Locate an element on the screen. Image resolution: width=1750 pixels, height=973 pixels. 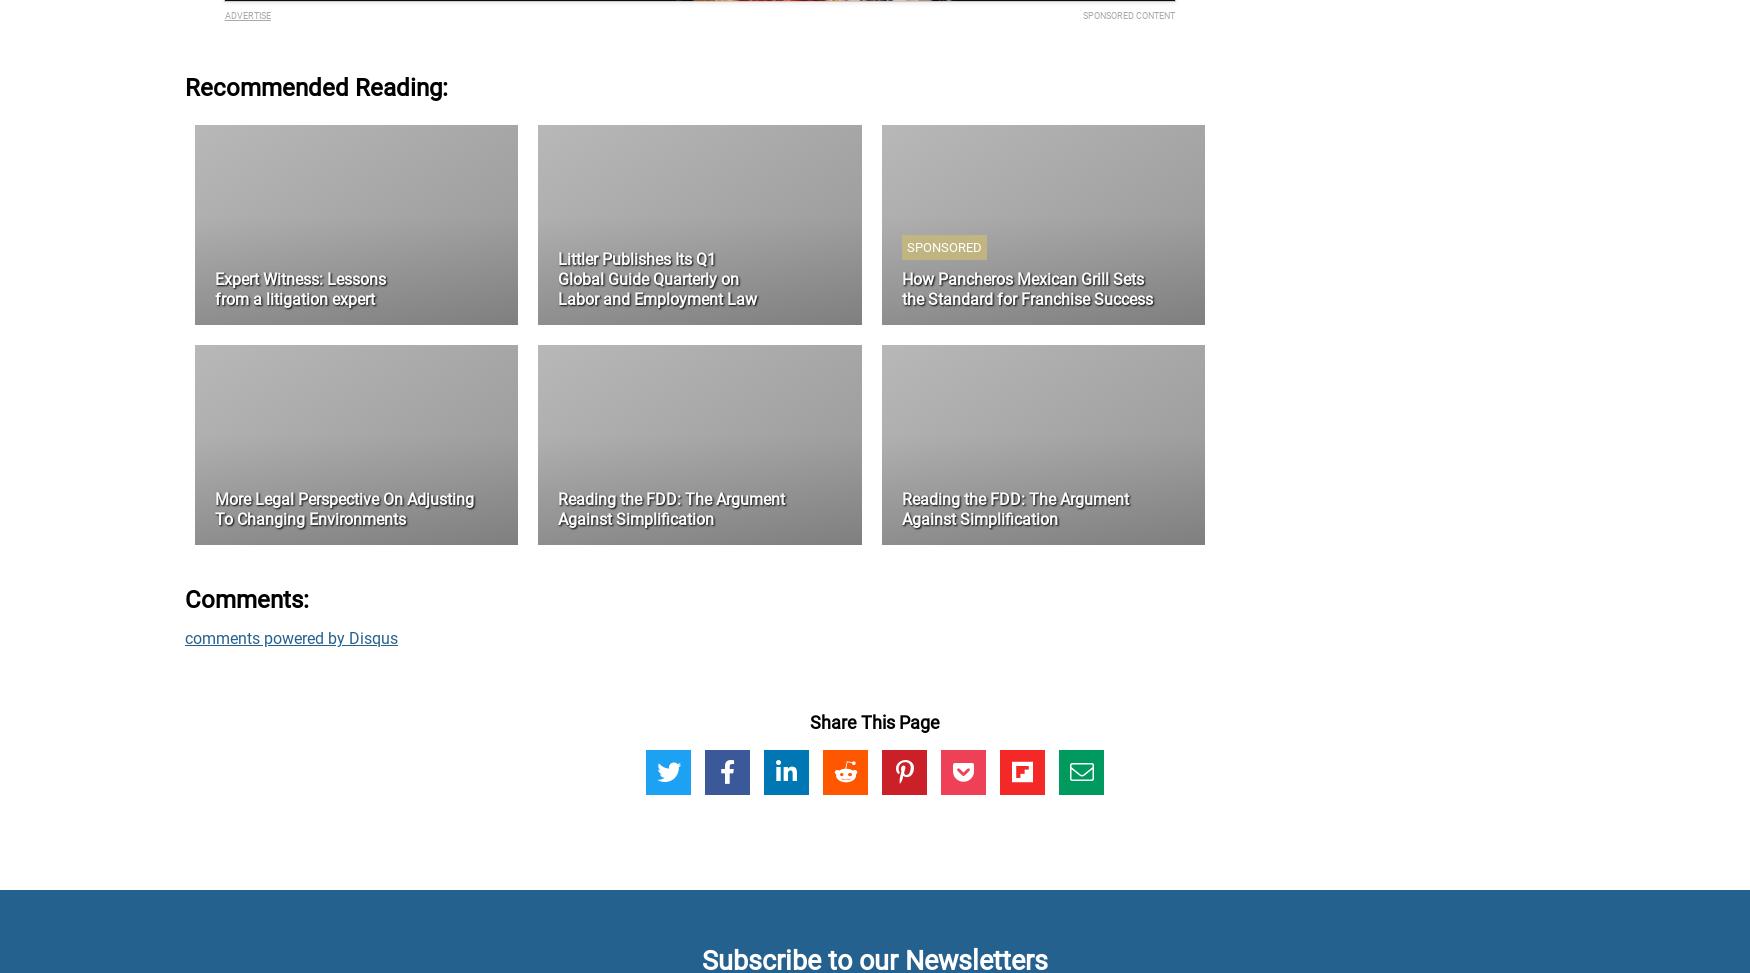
'More Legal Perspective On Adjusting To Changing Environments' is located at coordinates (344, 508).